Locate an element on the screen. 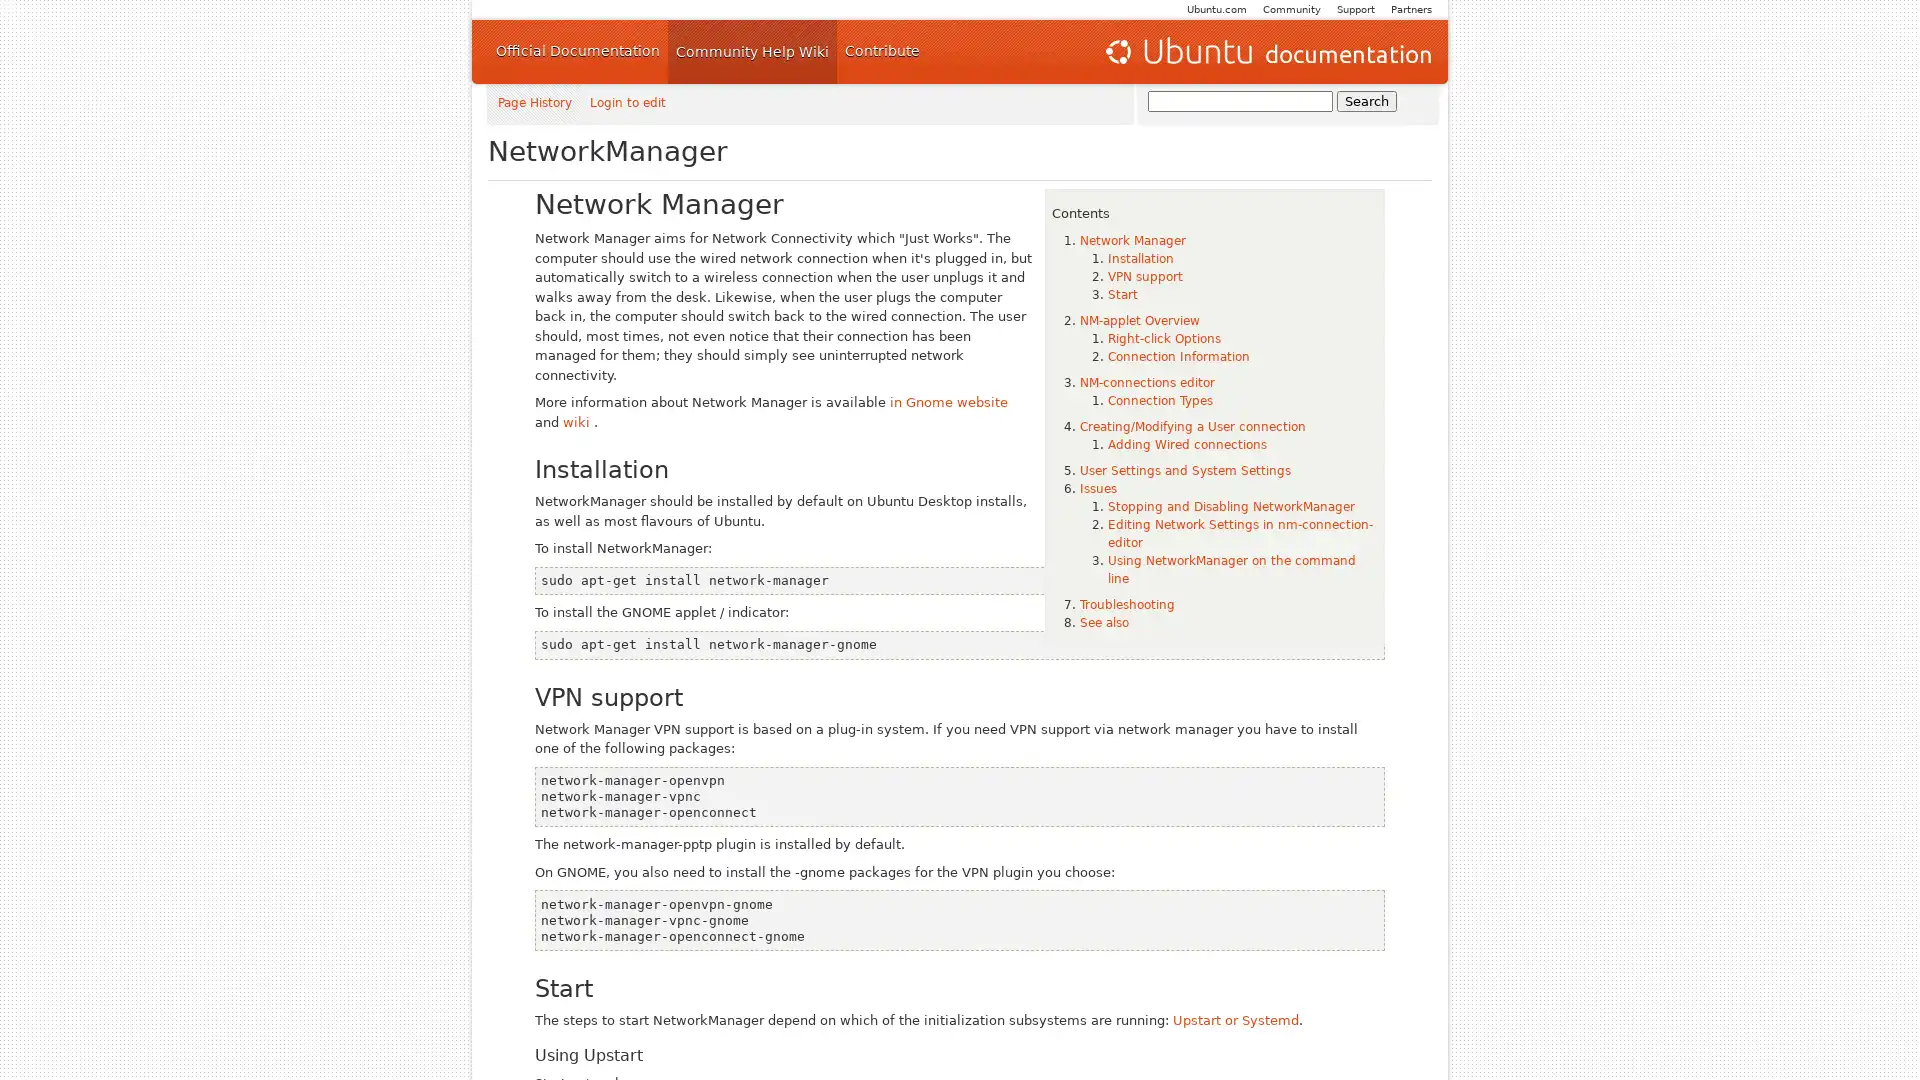  Search is located at coordinates (1366, 101).